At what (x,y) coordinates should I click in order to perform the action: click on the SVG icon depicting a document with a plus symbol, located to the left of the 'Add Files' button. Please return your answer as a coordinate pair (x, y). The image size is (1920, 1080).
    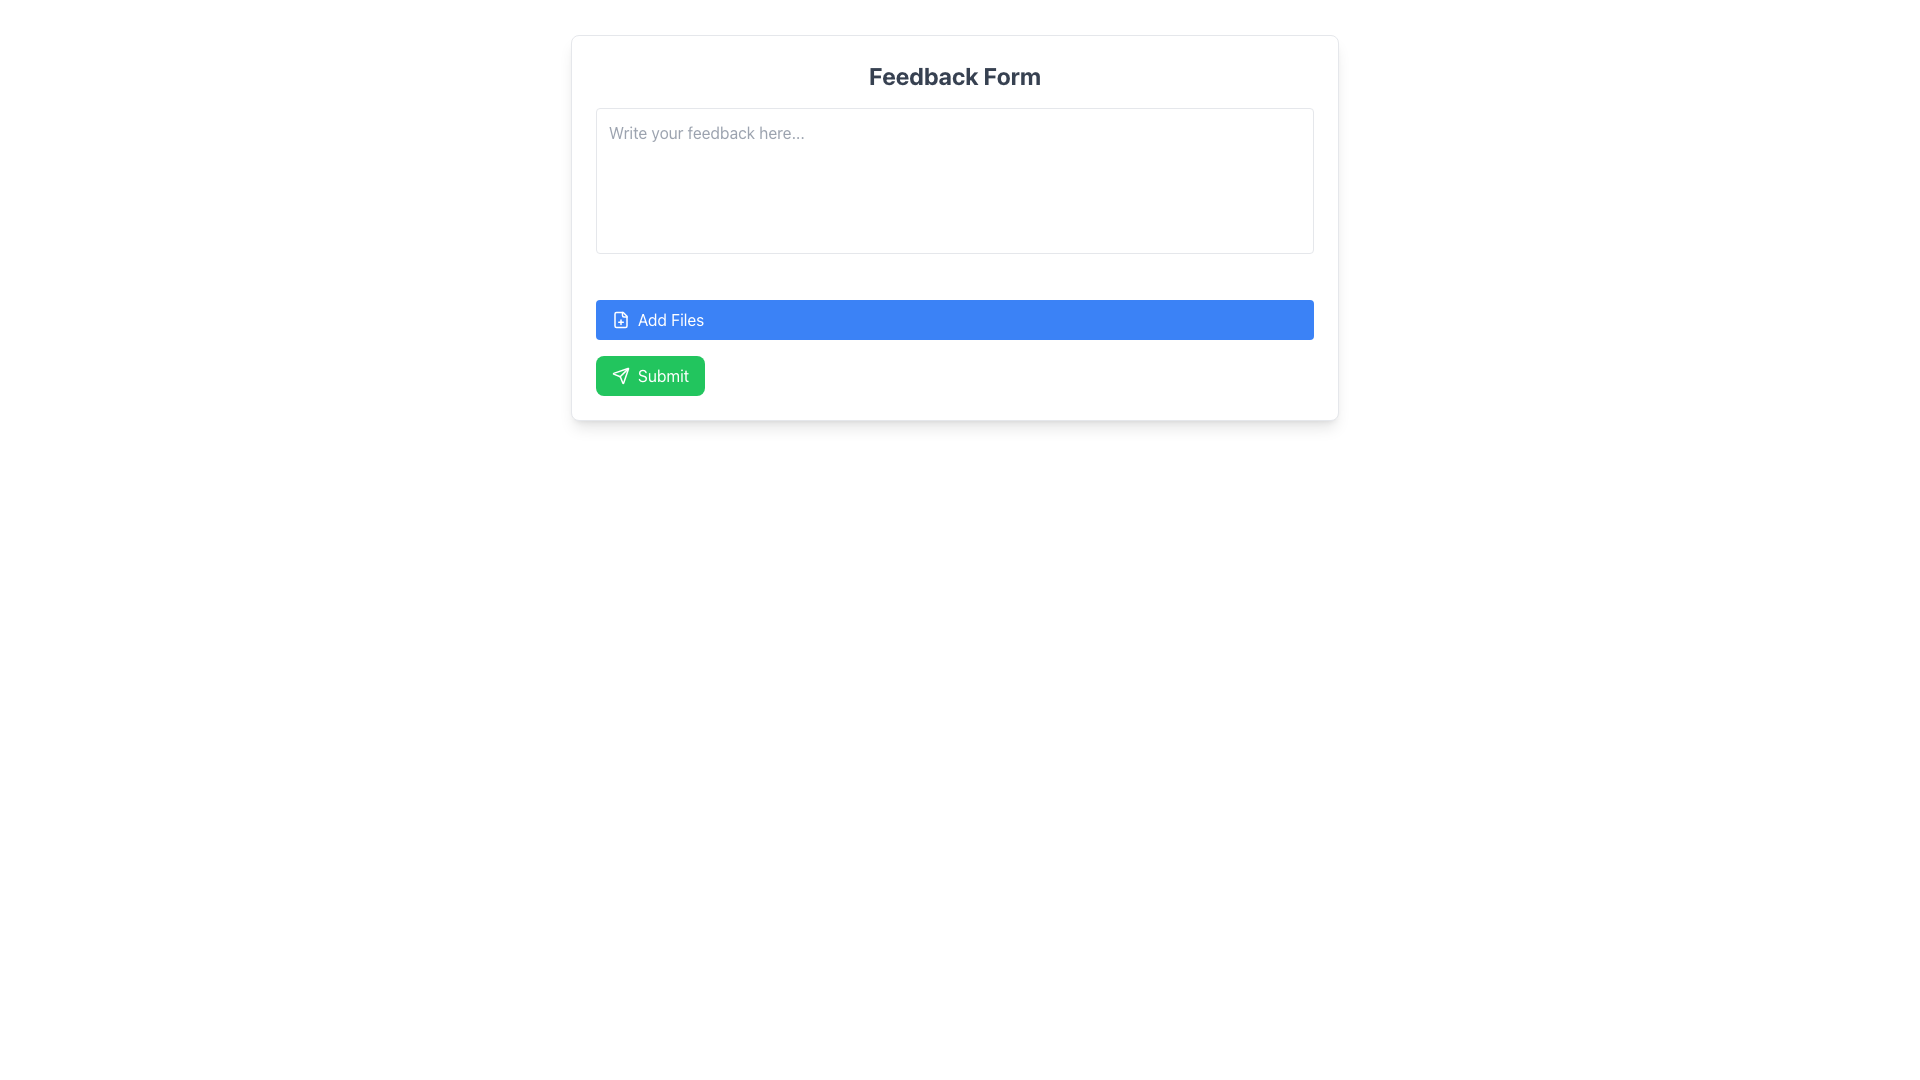
    Looking at the image, I should click on (619, 319).